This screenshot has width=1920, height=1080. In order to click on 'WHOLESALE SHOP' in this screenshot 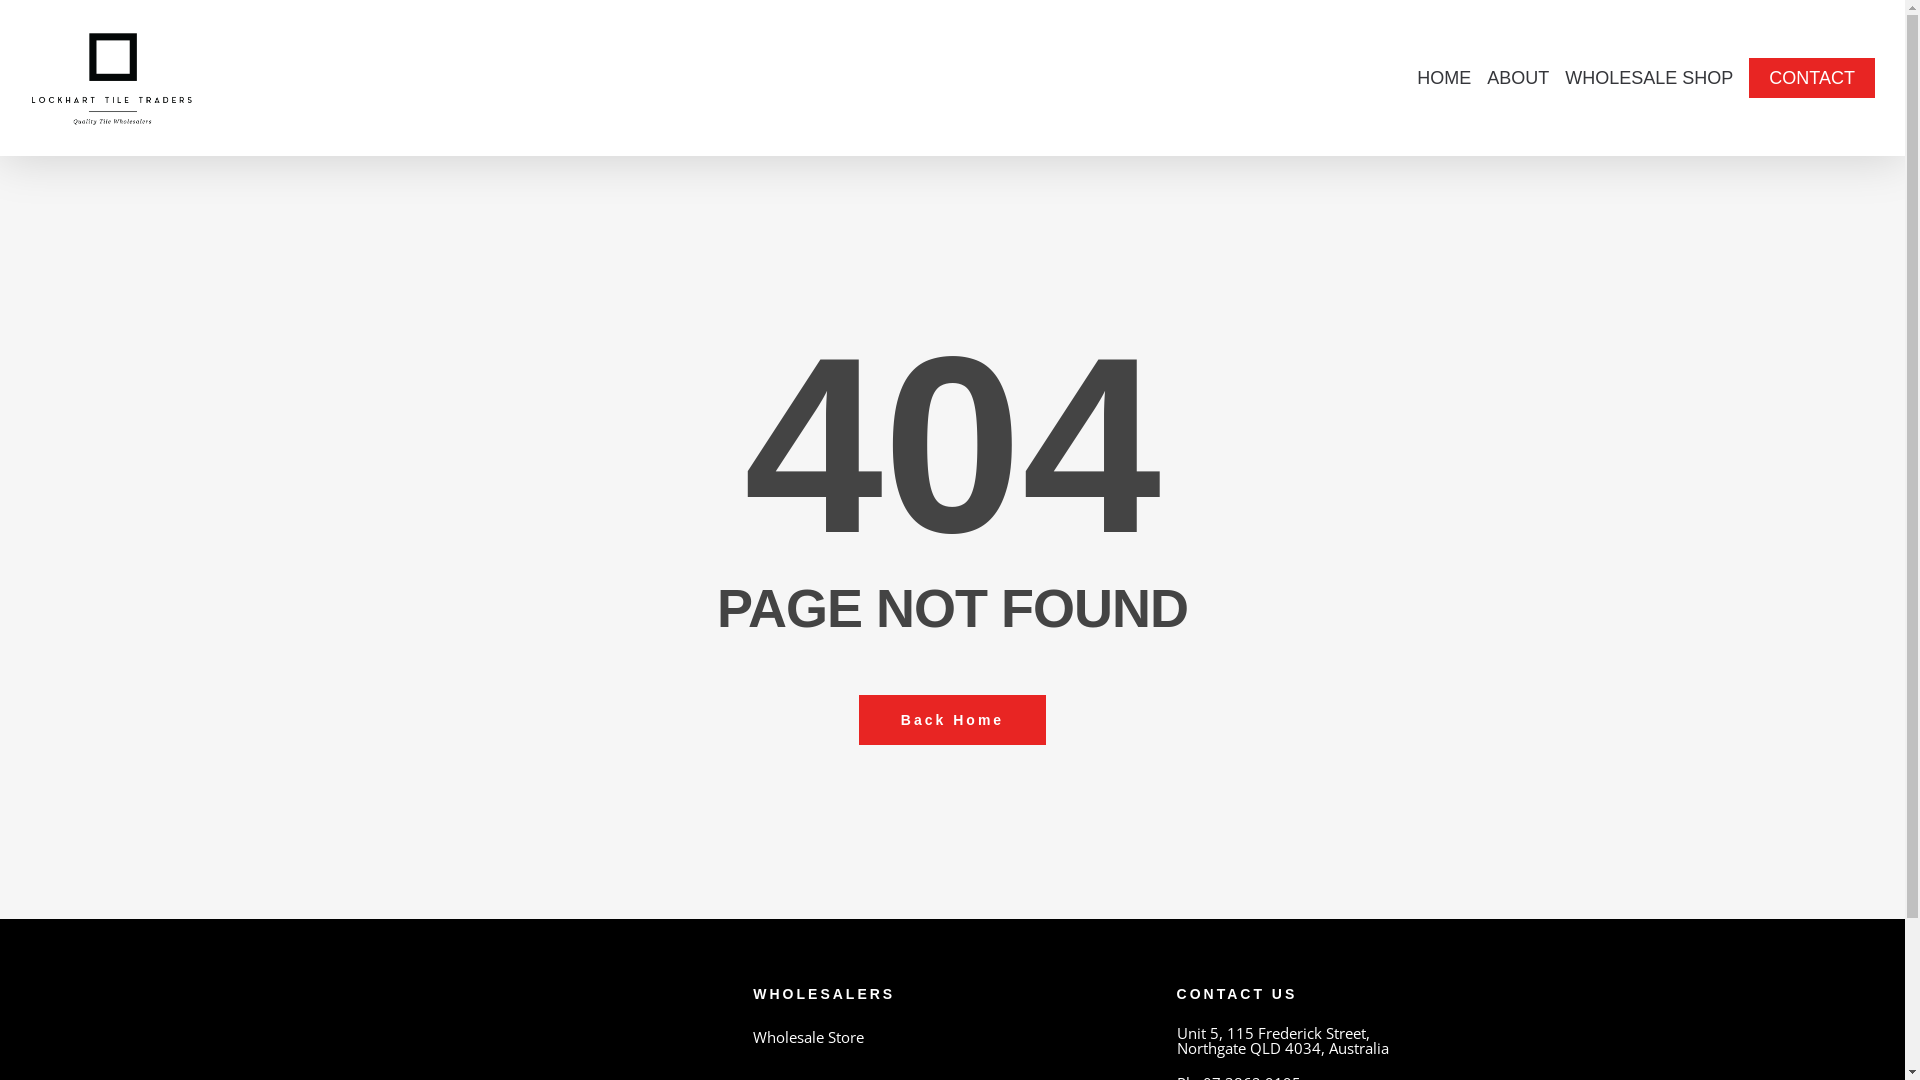, I will do `click(1649, 76)`.